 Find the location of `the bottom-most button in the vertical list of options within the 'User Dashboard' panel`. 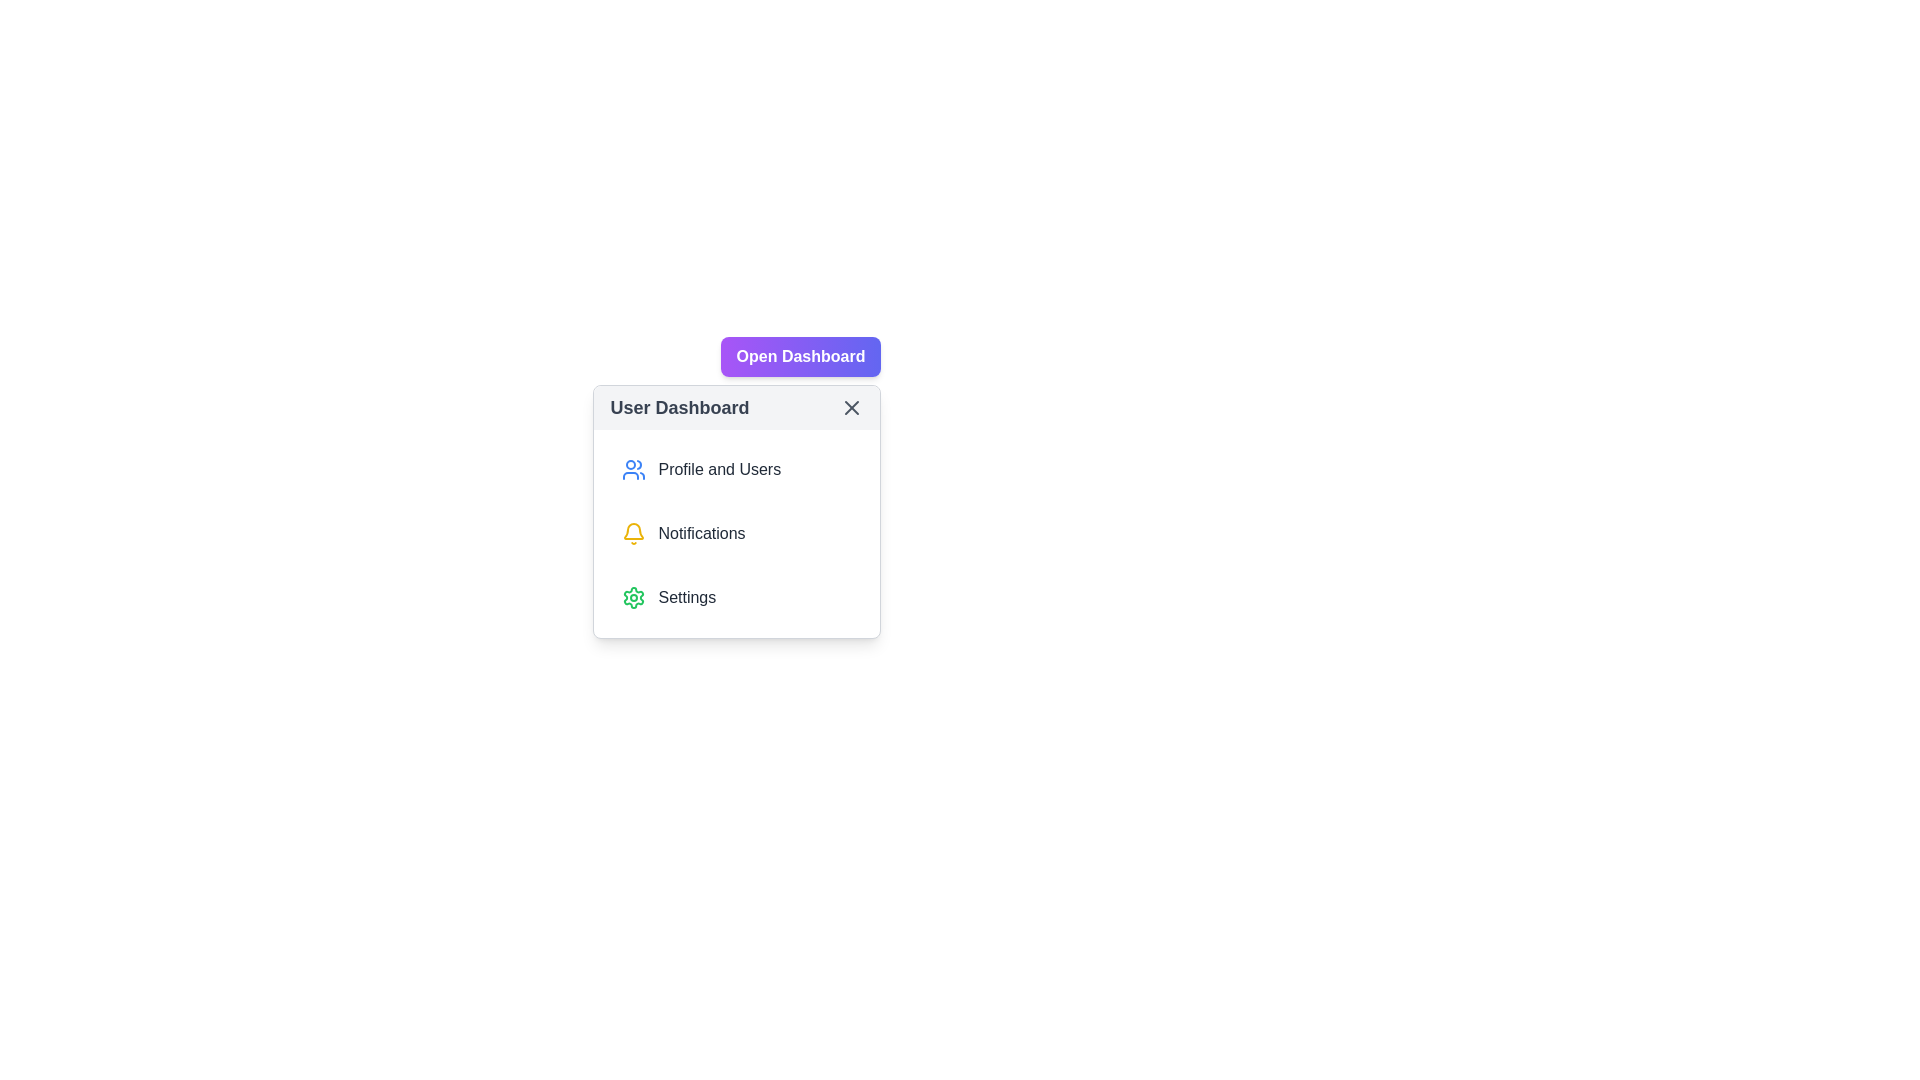

the bottom-most button in the vertical list of options within the 'User Dashboard' panel is located at coordinates (736, 596).